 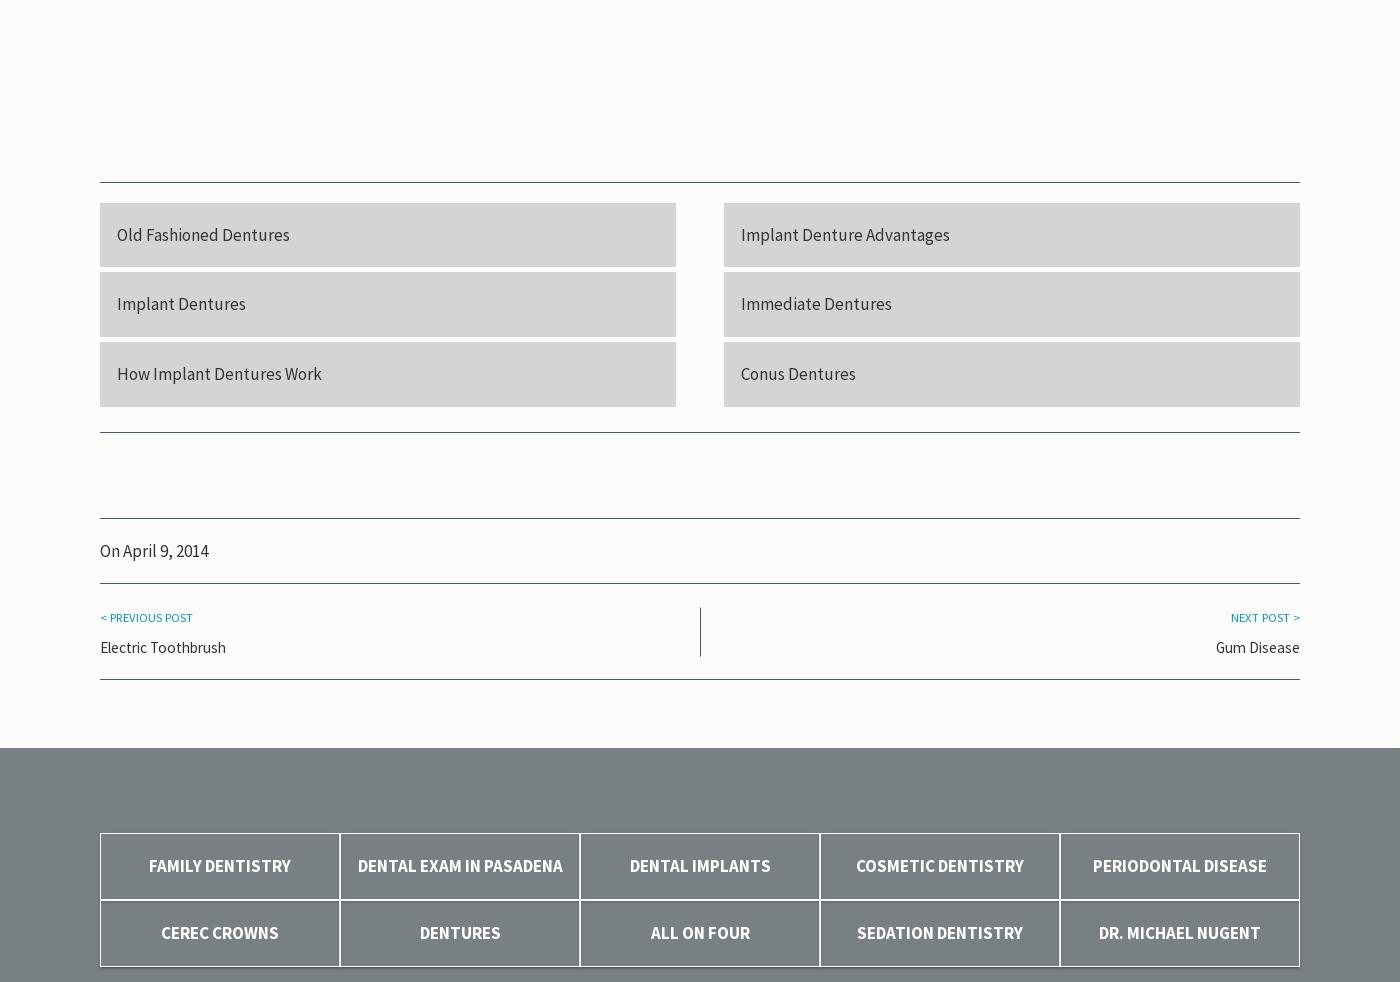 What do you see at coordinates (699, 866) in the screenshot?
I see `'Dental Implants'` at bounding box center [699, 866].